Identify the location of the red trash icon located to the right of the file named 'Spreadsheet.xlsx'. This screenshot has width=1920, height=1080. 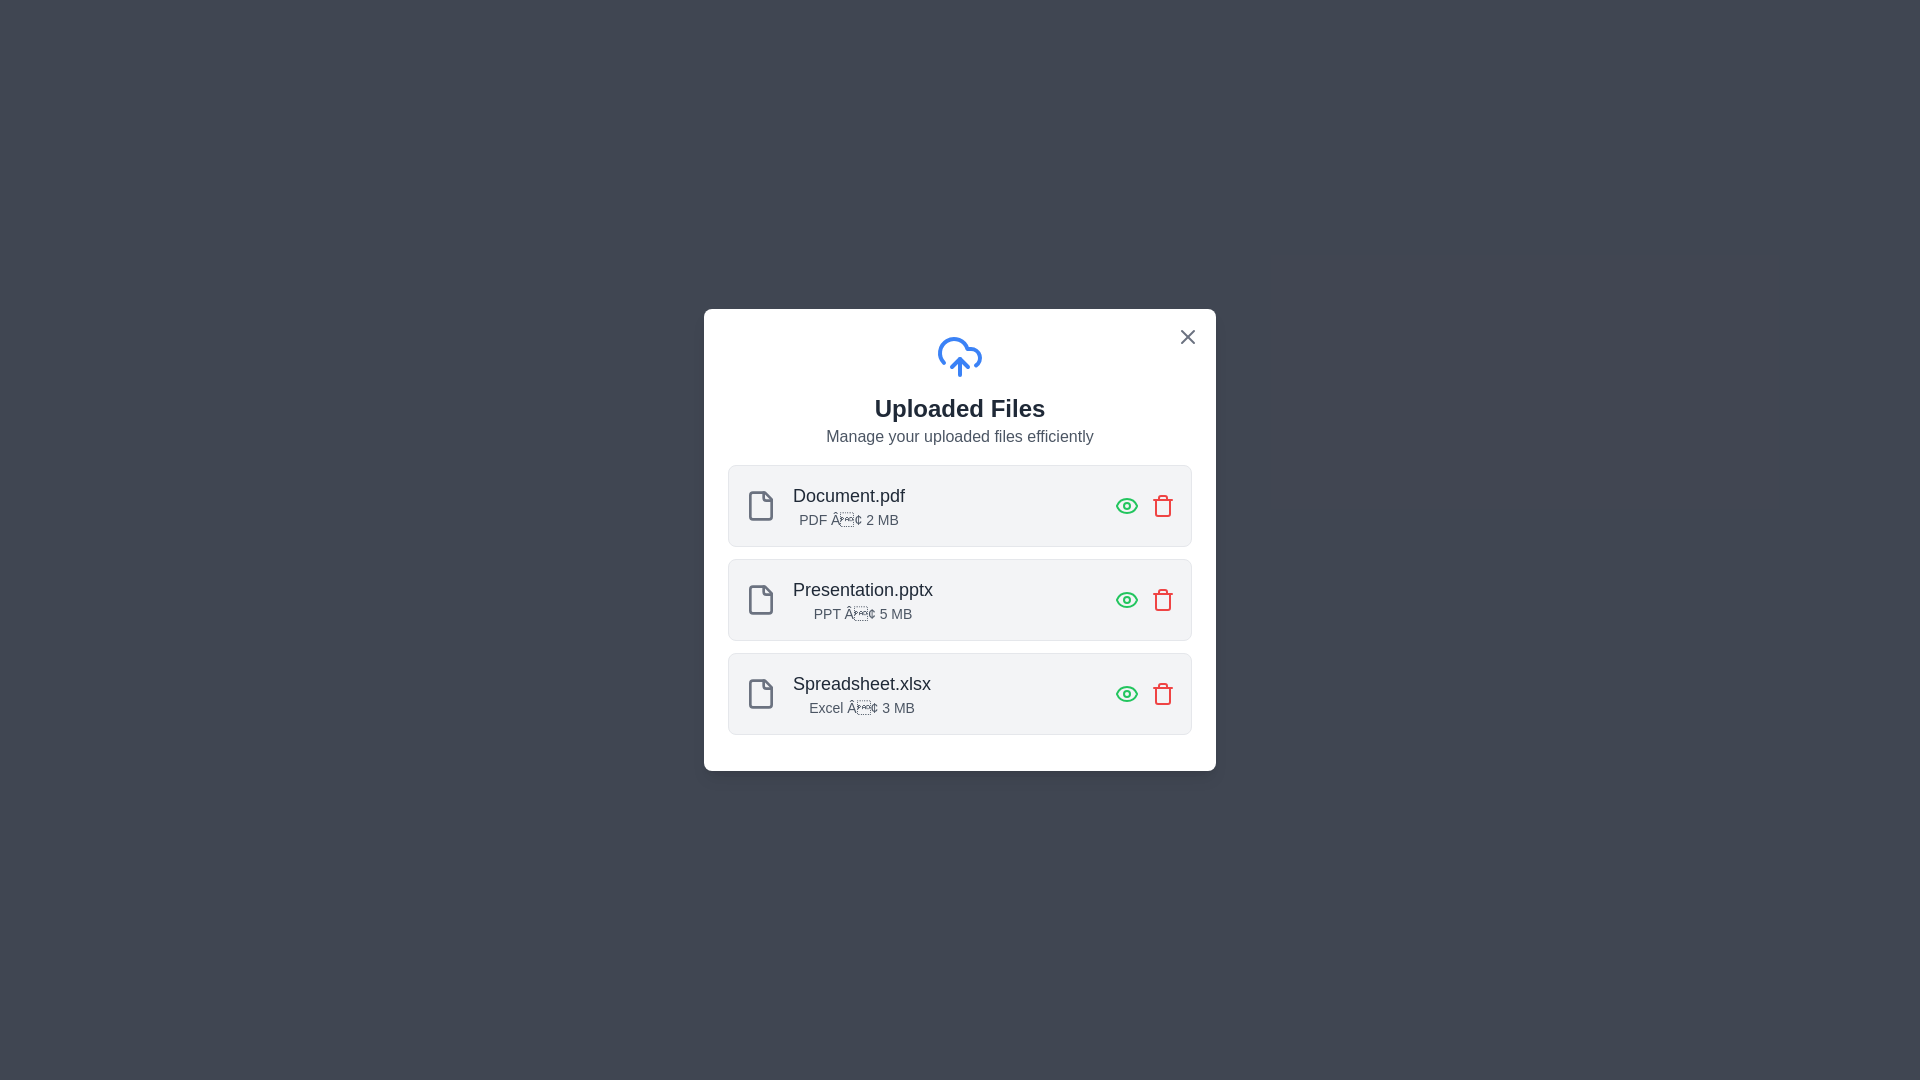
(1162, 504).